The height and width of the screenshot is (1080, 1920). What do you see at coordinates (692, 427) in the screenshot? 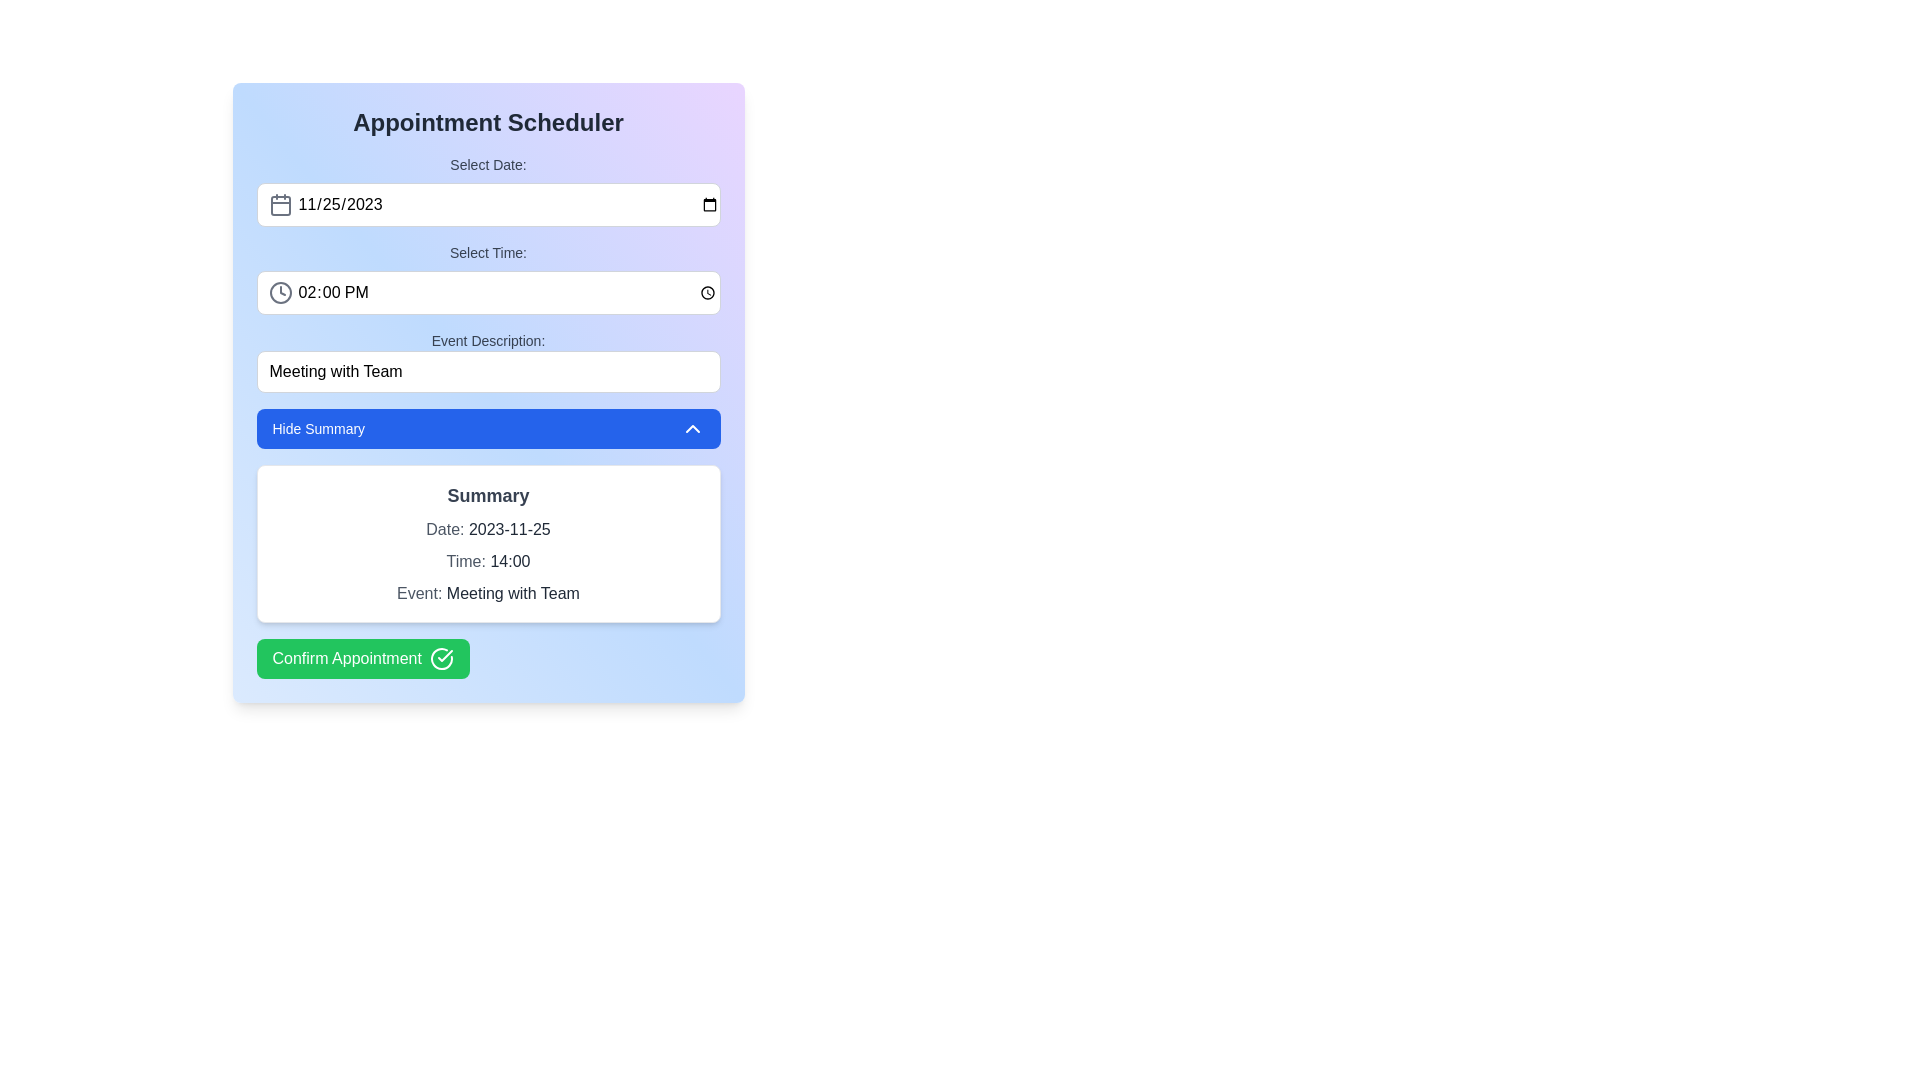
I see `the upward-facing chevron icon on the right edge of the 'Hide Summary' button to hide the summary` at bounding box center [692, 427].